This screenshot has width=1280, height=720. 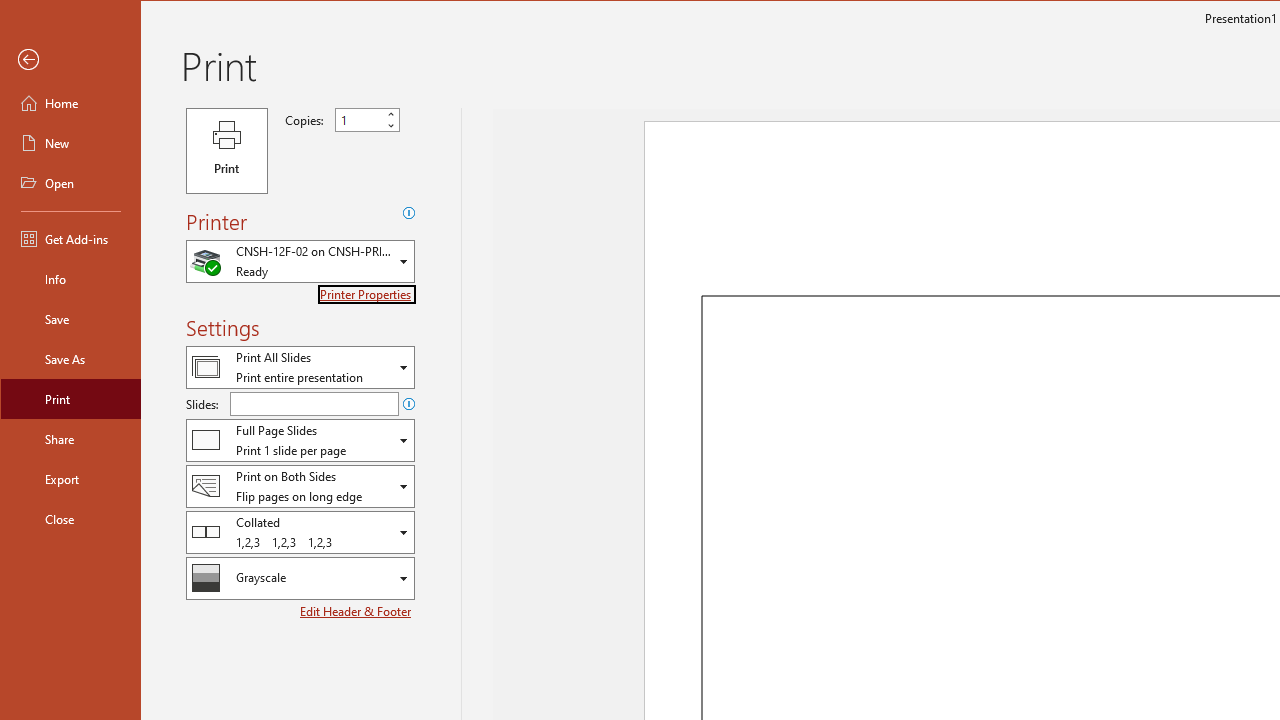 I want to click on 'Printer Properties', so click(x=367, y=294).